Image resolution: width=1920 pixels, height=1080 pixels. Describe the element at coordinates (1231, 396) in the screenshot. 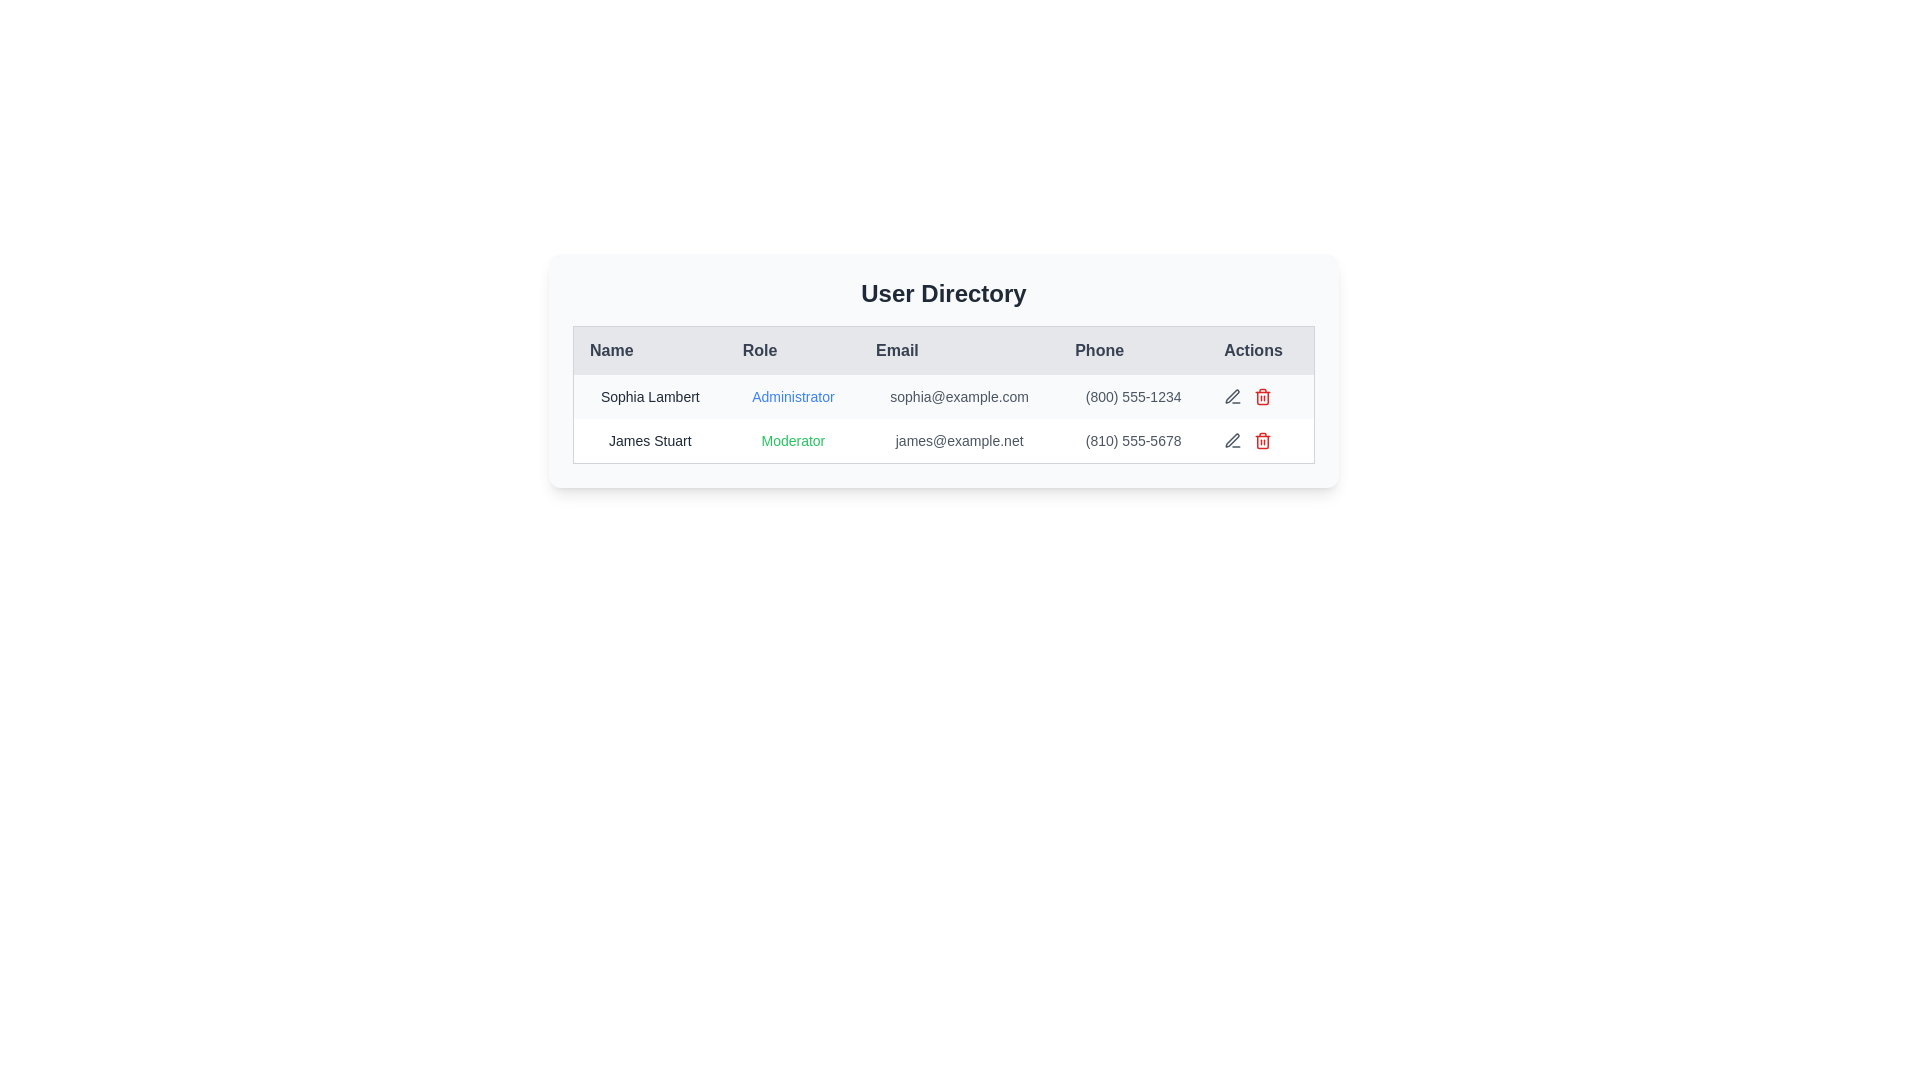

I see `the small, angled pen icon located in the Actions column of the second row of the user table to initiate edit mode` at that location.